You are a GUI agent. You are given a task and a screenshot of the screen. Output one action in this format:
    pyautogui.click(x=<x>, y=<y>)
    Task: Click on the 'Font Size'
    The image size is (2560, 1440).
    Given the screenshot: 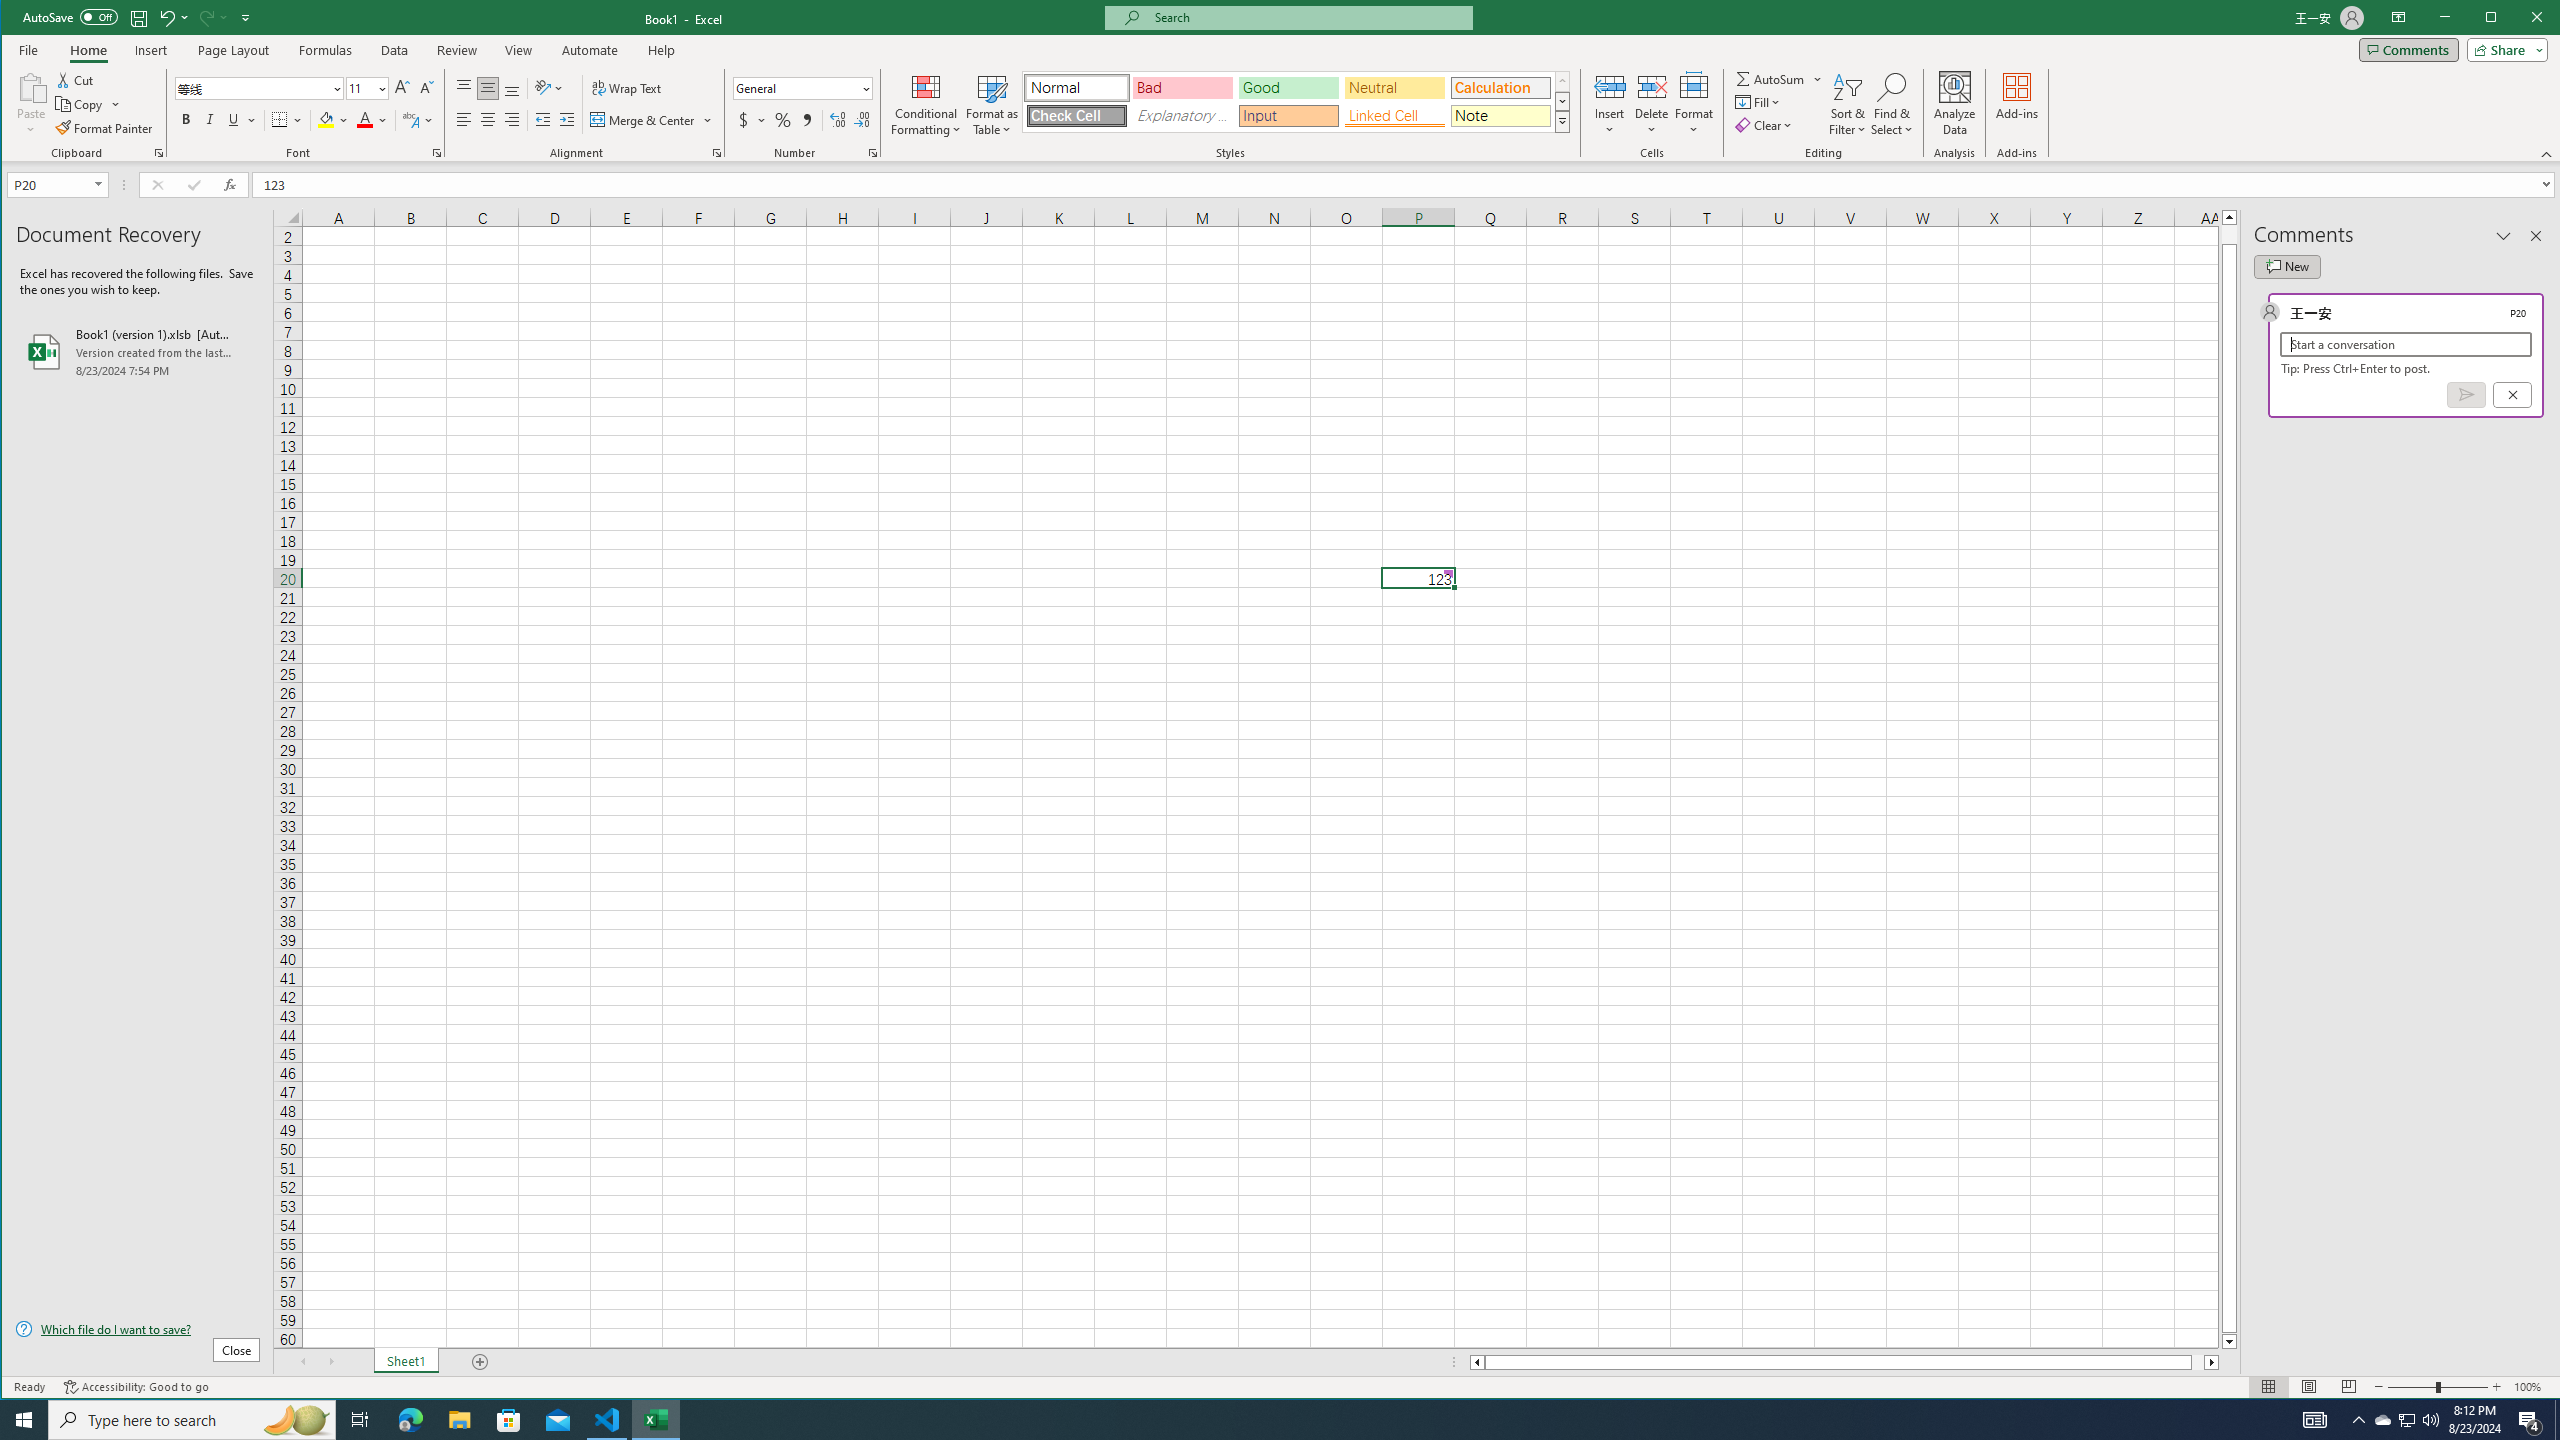 What is the action you would take?
    pyautogui.click(x=359, y=88)
    